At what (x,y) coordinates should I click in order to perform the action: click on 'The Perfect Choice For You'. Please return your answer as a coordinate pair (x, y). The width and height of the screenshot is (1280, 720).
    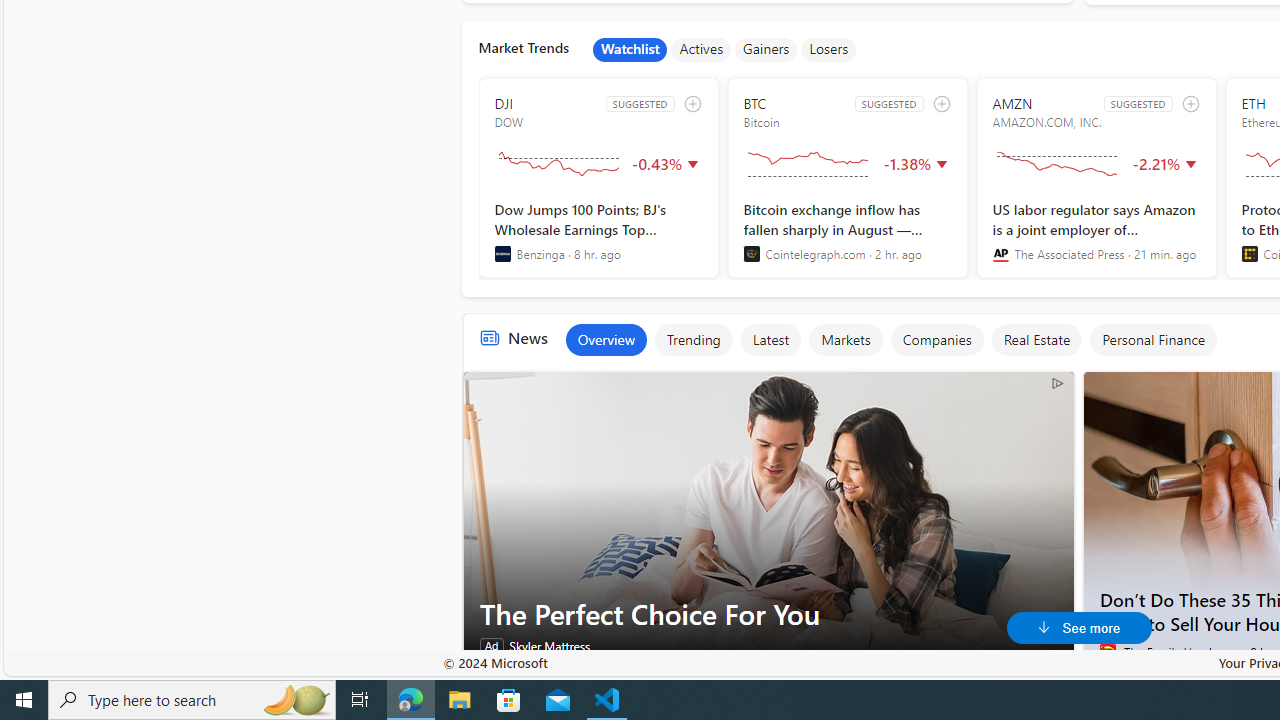
    Looking at the image, I should click on (767, 521).